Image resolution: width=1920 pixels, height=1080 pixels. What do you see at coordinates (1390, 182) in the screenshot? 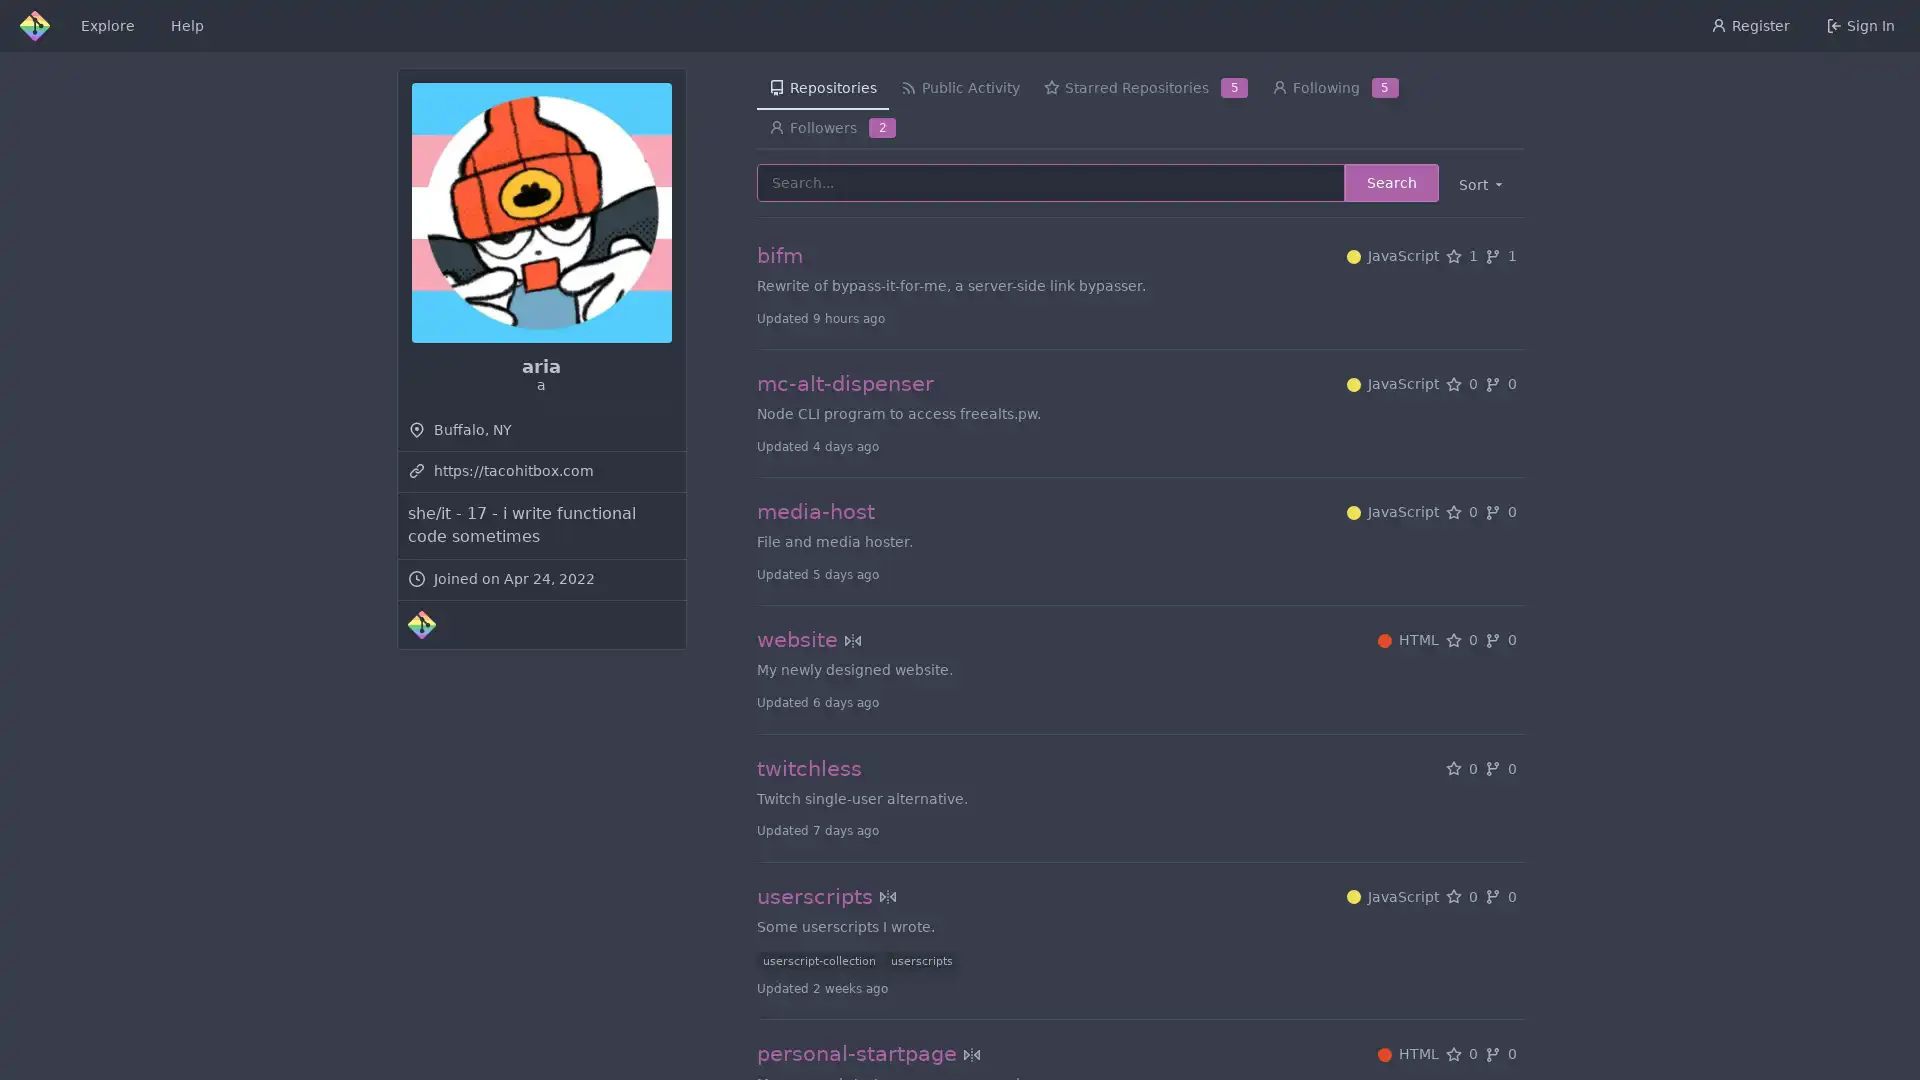
I see `Search` at bounding box center [1390, 182].